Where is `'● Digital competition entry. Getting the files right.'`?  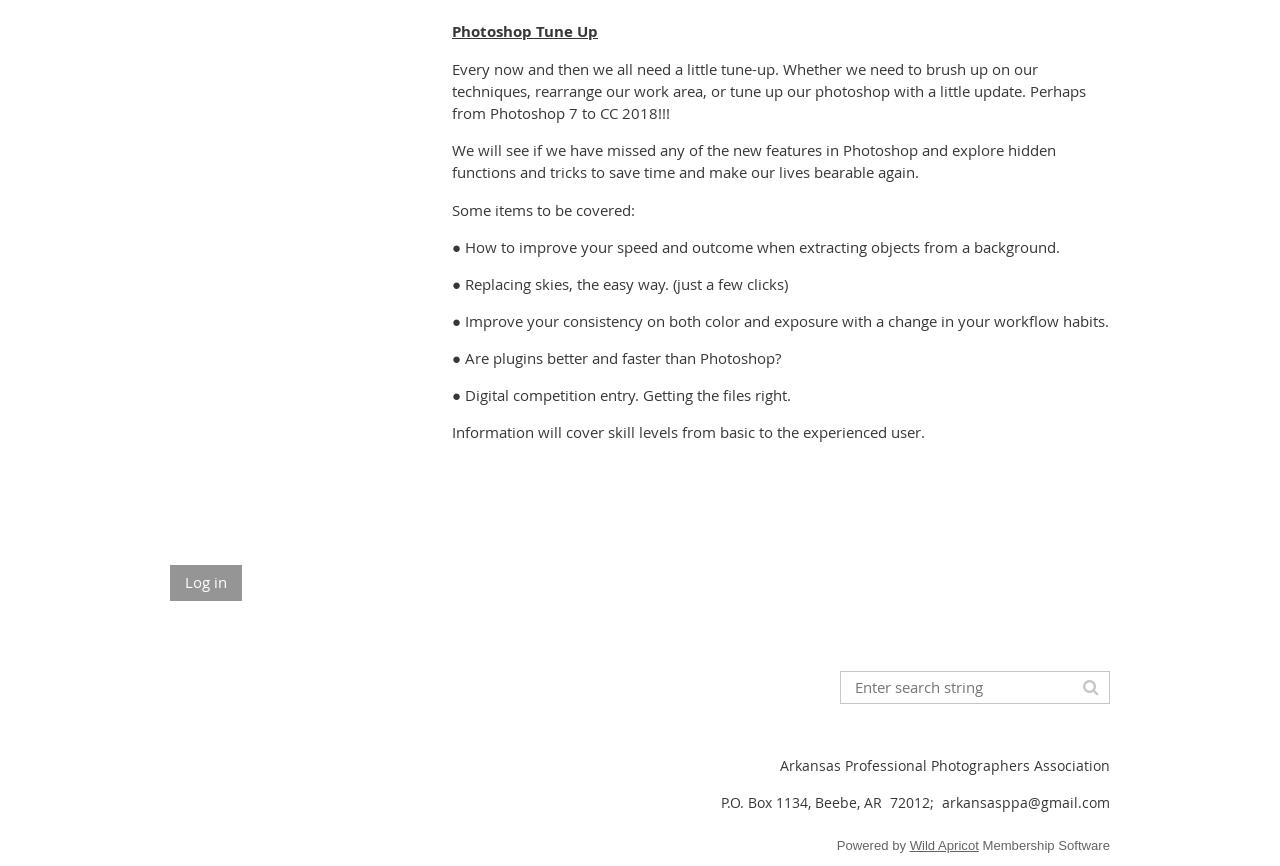
'● Digital competition entry. Getting the files right.' is located at coordinates (620, 393).